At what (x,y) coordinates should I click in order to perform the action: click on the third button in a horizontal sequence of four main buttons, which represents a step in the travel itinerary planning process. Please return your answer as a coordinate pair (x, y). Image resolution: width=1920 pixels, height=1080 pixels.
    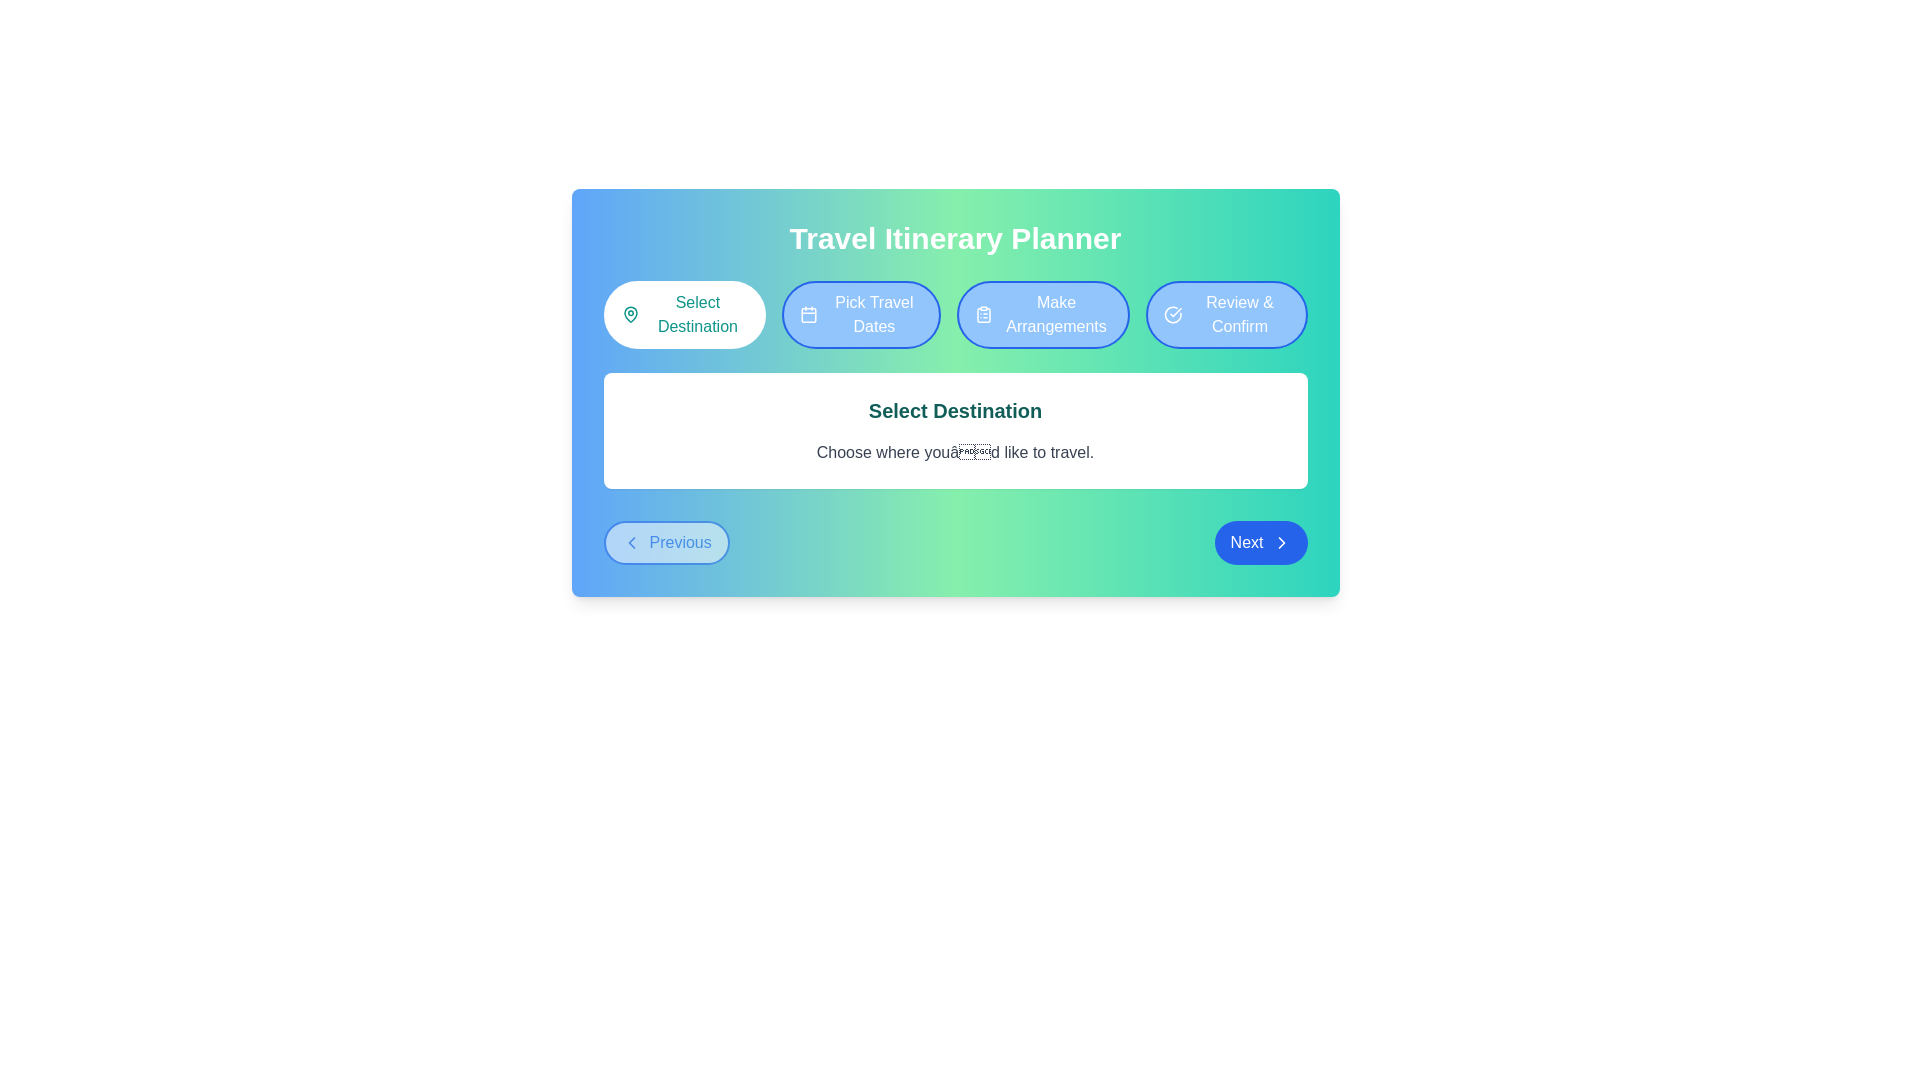
    Looking at the image, I should click on (1055, 315).